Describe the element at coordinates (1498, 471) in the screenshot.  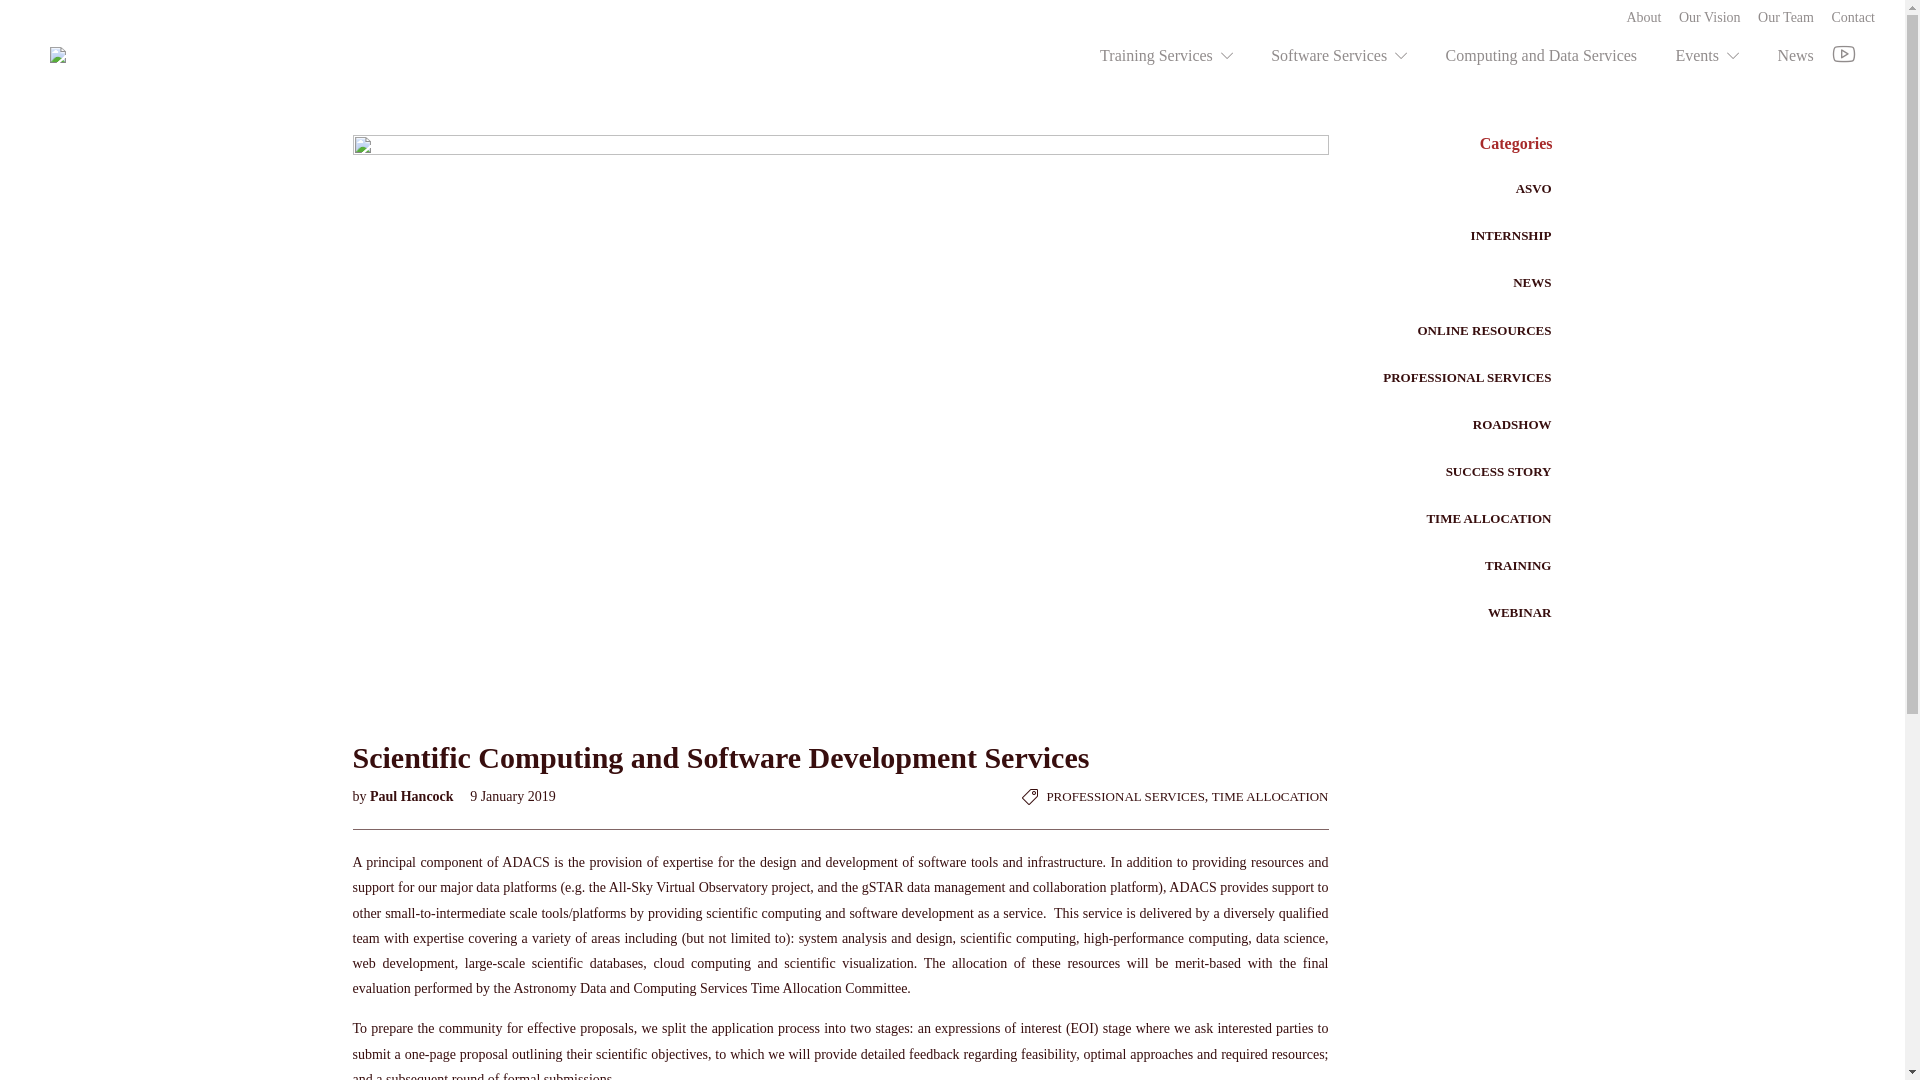
I see `'SUCCESS STORY'` at that location.